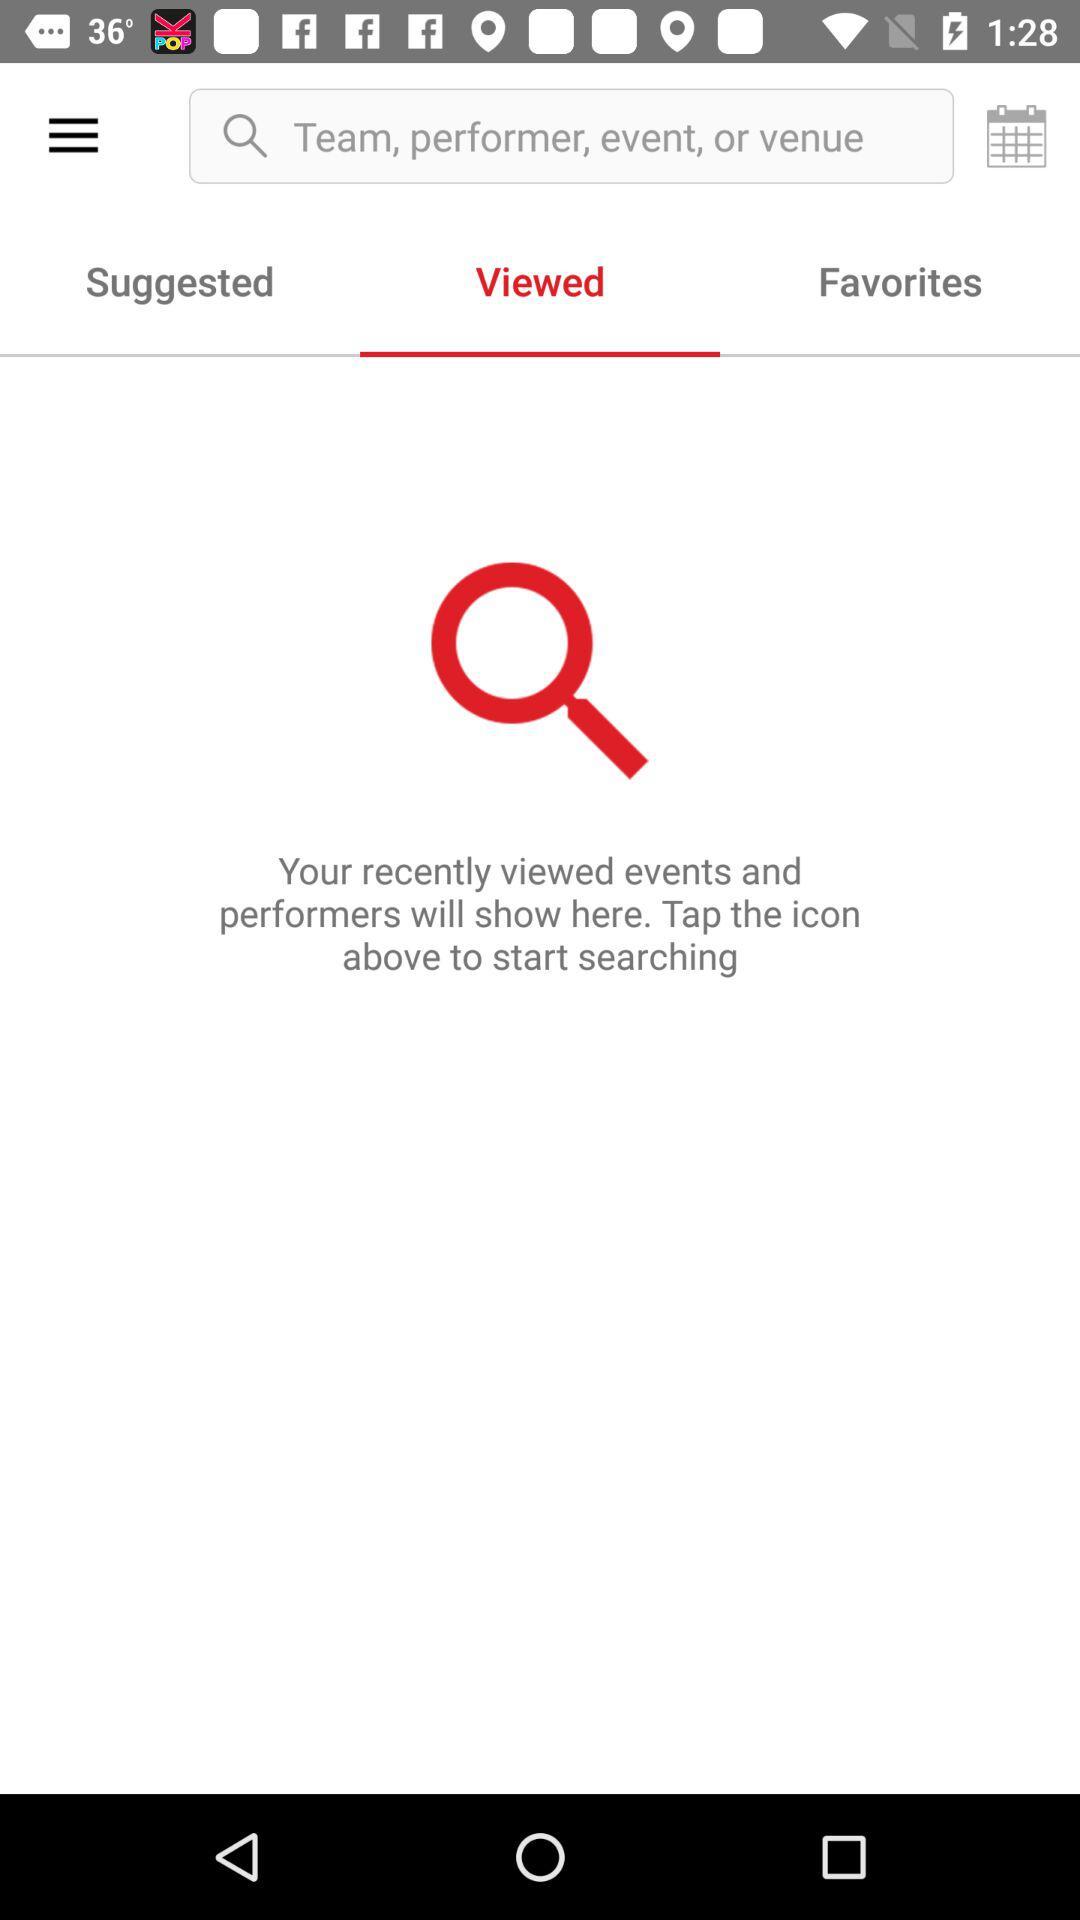 The image size is (1080, 1920). What do you see at coordinates (180, 279) in the screenshot?
I see `suggested icon` at bounding box center [180, 279].